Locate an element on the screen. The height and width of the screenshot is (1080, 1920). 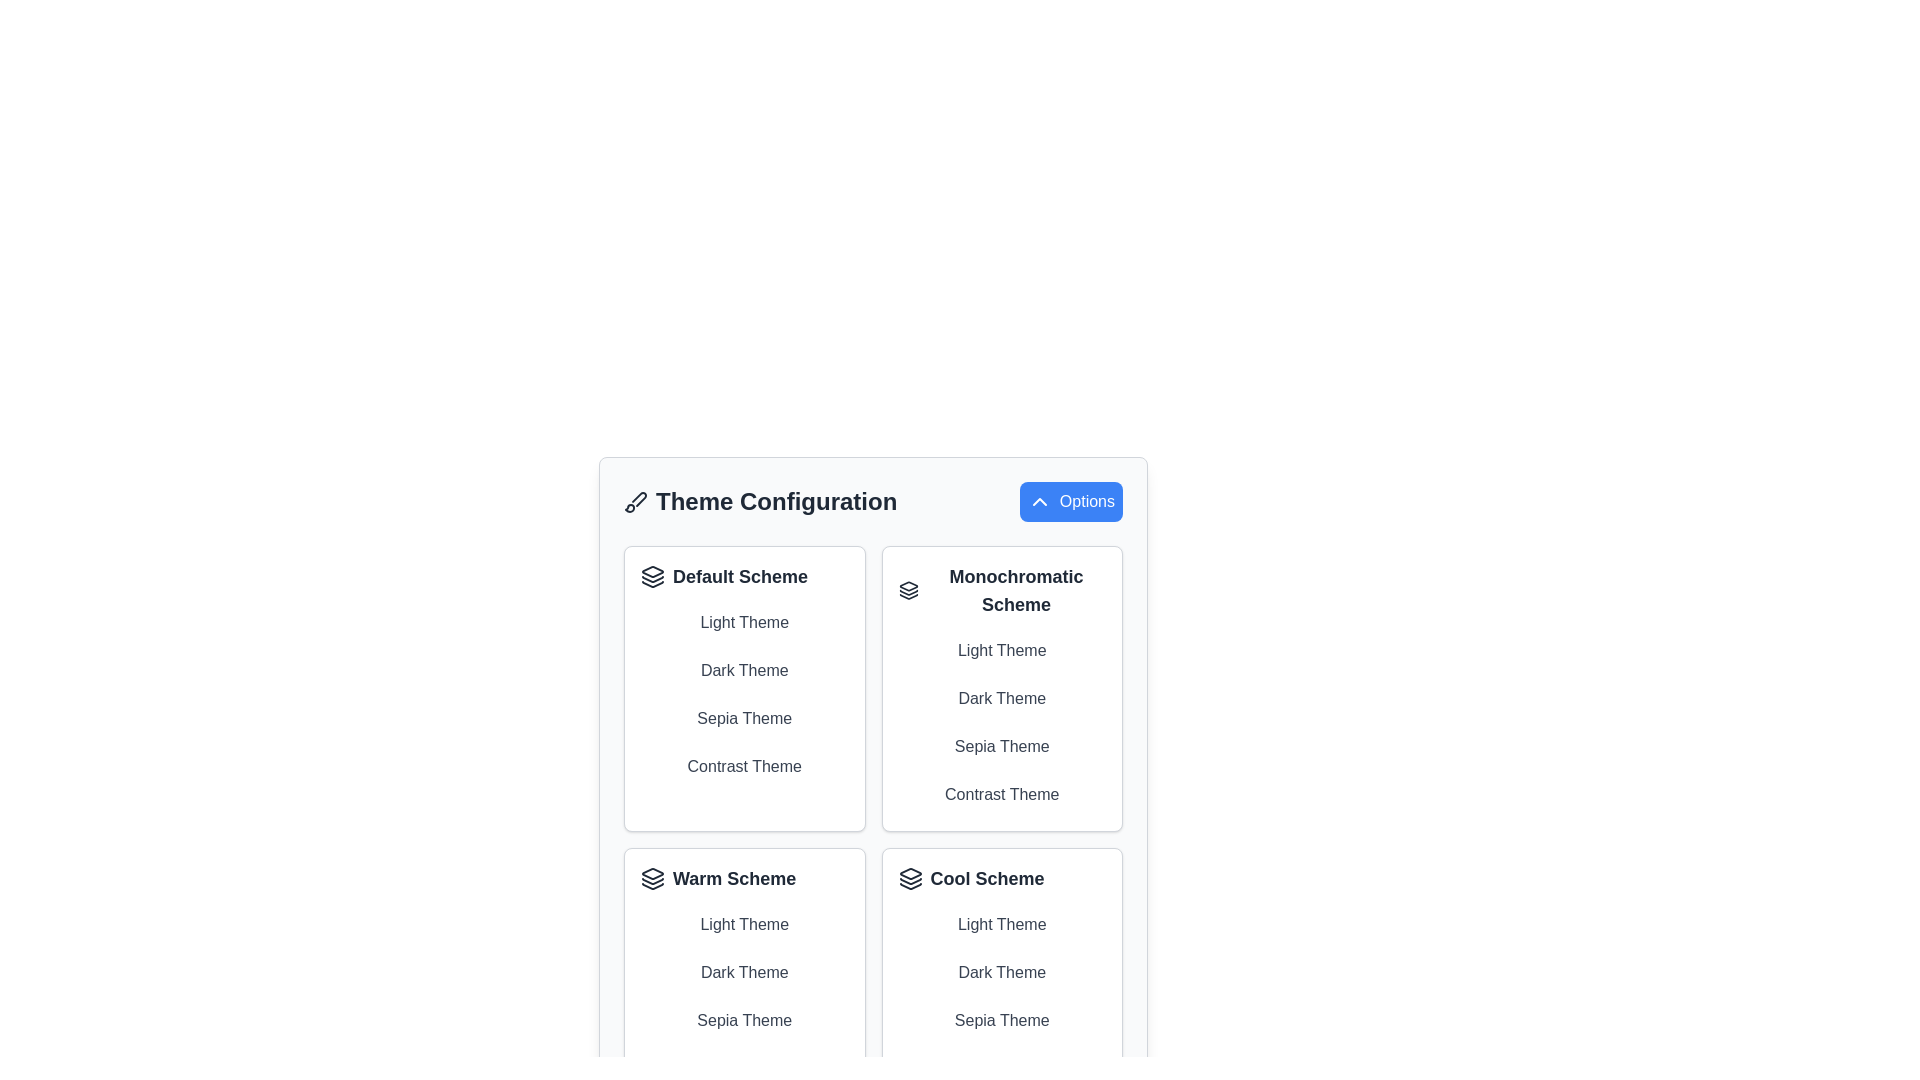
the 'Contrast Theme' option in the theme configuration interface is located at coordinates (1002, 793).